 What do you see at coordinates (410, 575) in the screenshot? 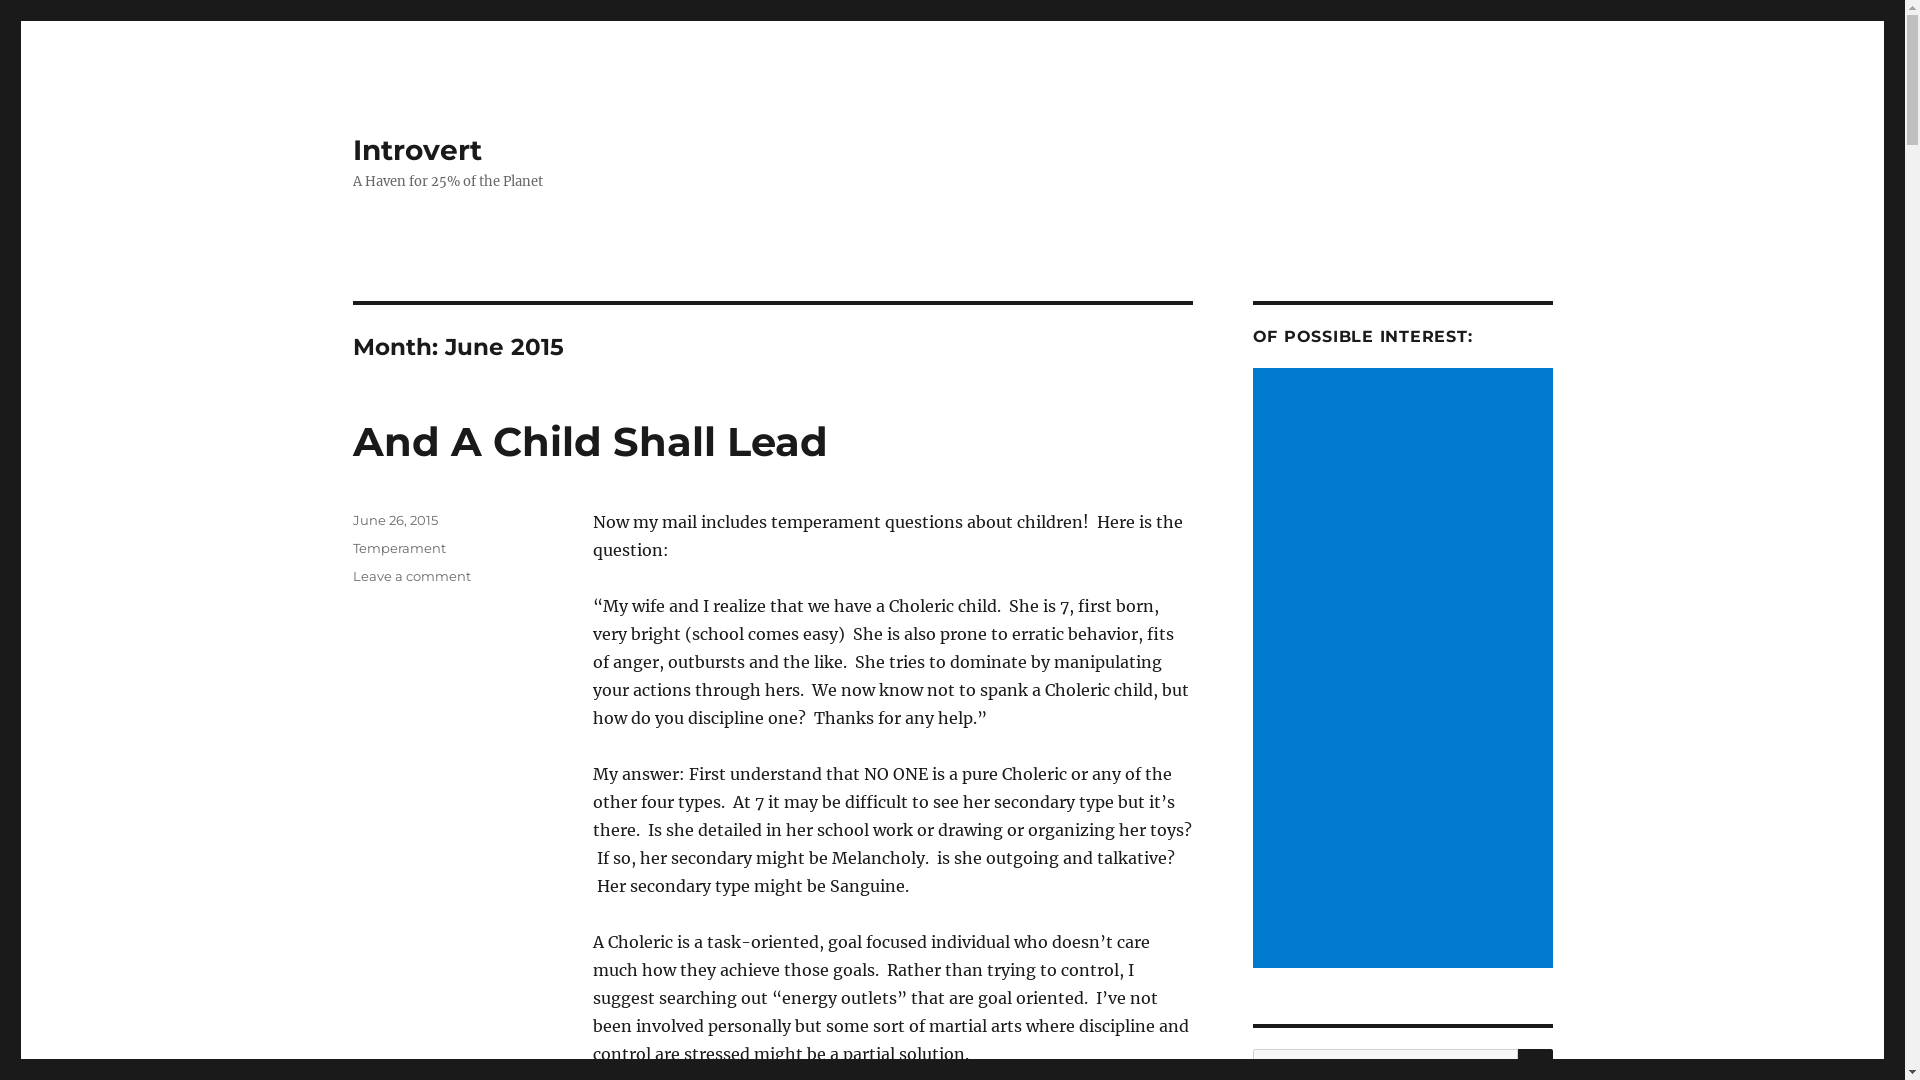
I see `'Leave a comment` at bounding box center [410, 575].